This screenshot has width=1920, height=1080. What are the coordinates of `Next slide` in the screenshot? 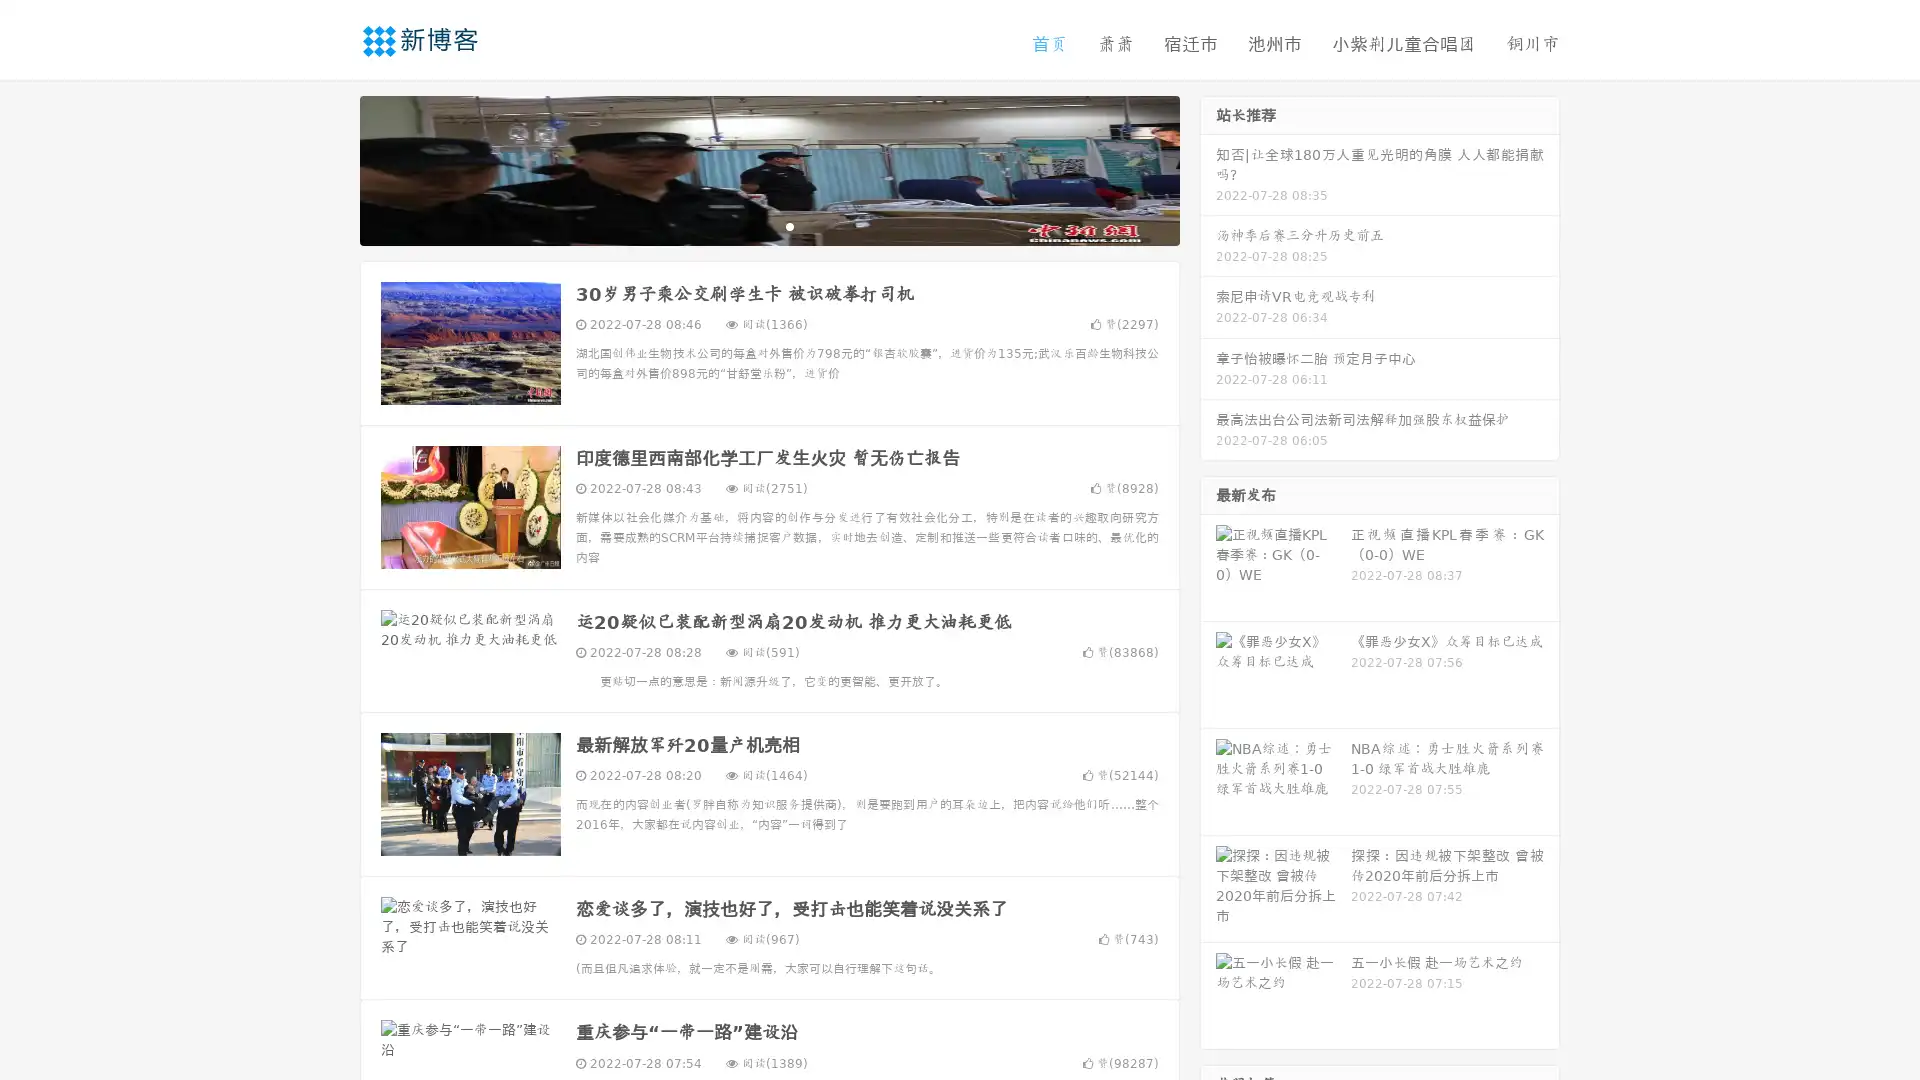 It's located at (1208, 168).